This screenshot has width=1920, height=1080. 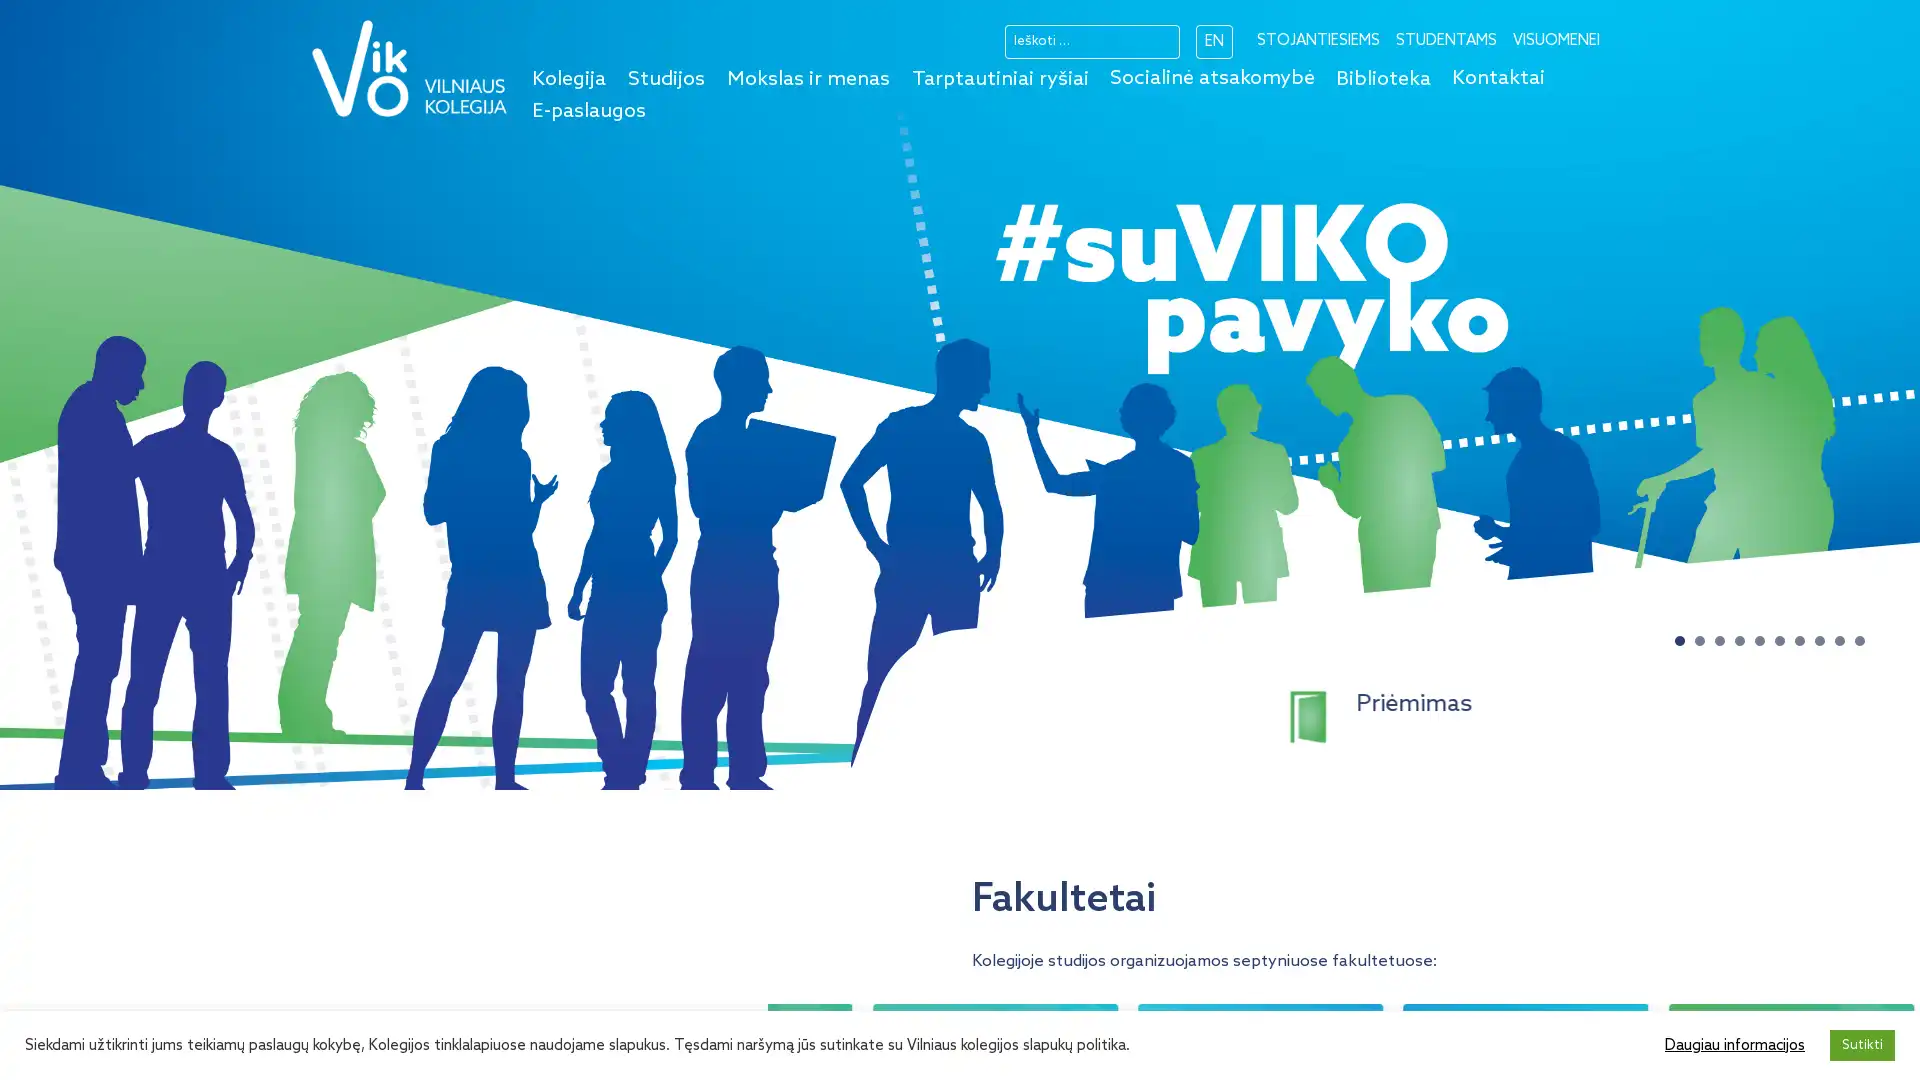 I want to click on E-paslaugos, so click(x=588, y=111).